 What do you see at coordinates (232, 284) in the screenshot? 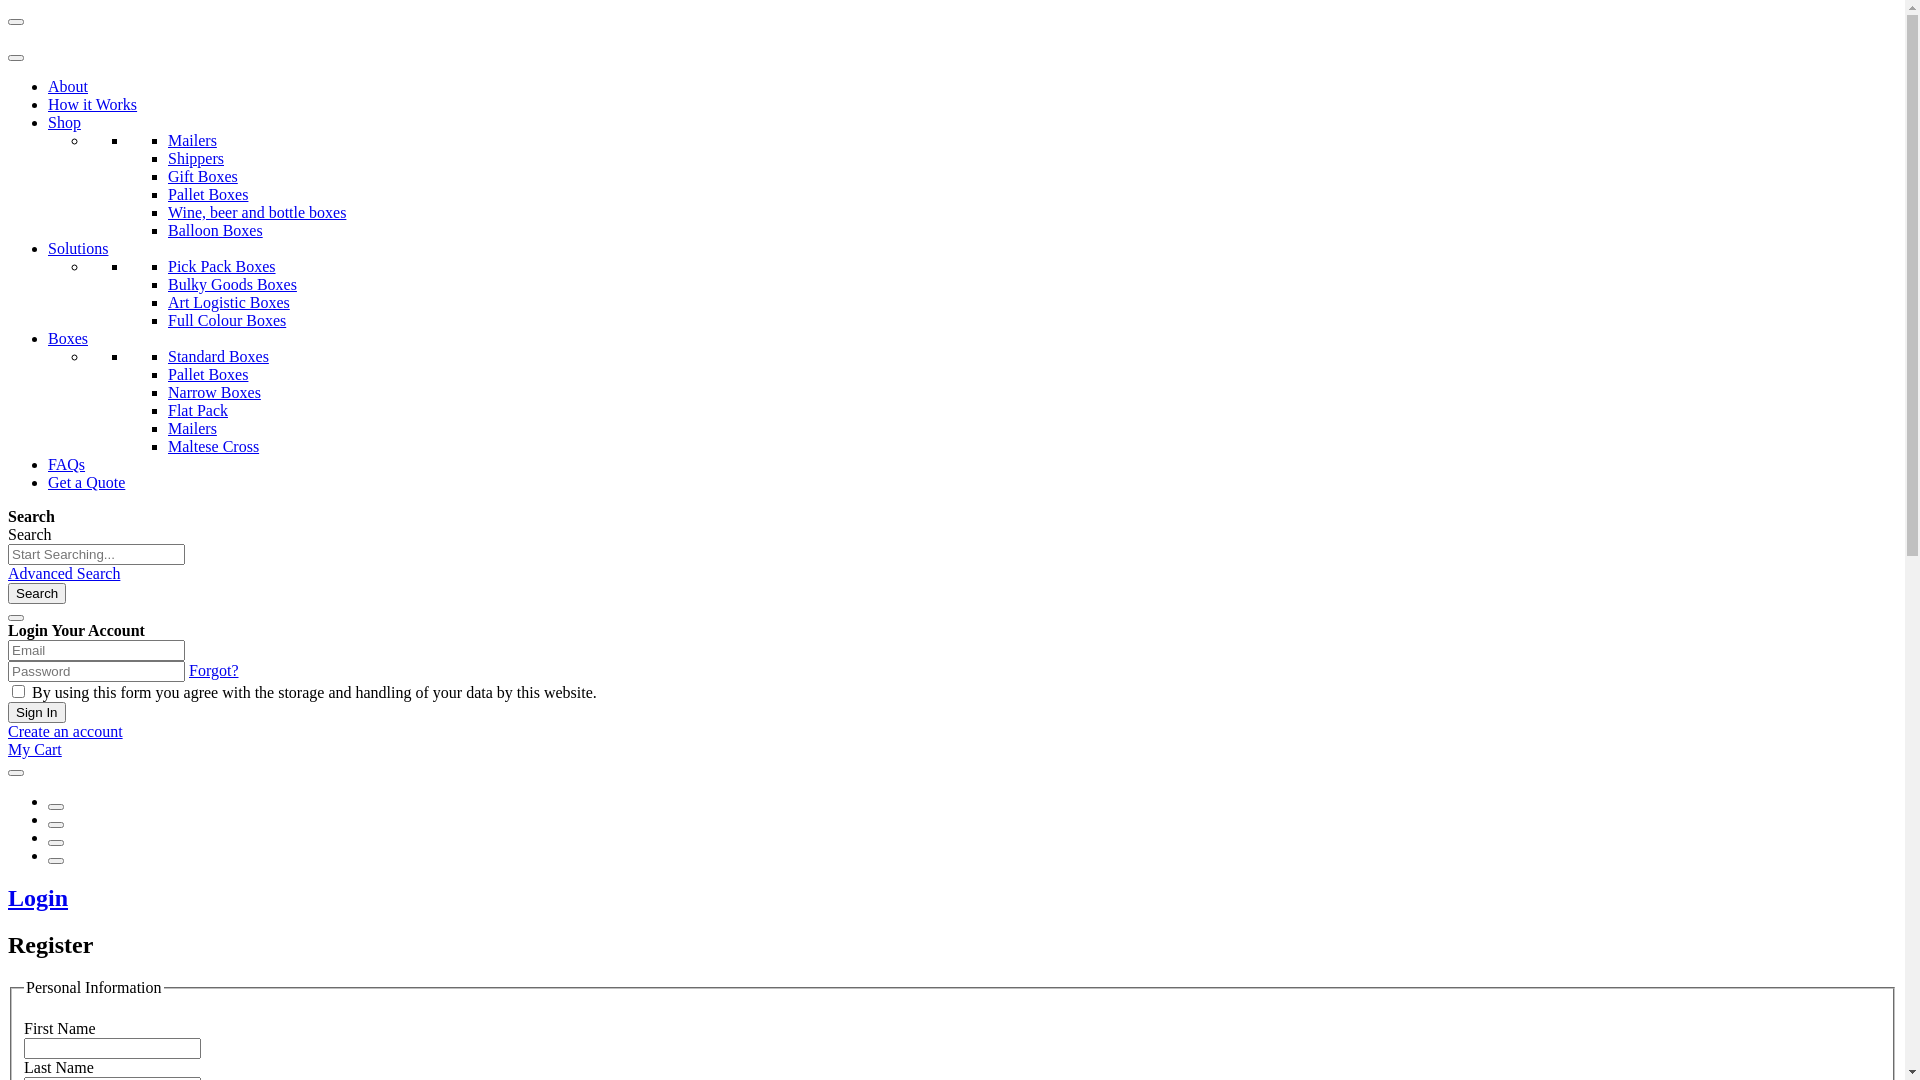
I see `'Bulky Goods Boxes'` at bounding box center [232, 284].